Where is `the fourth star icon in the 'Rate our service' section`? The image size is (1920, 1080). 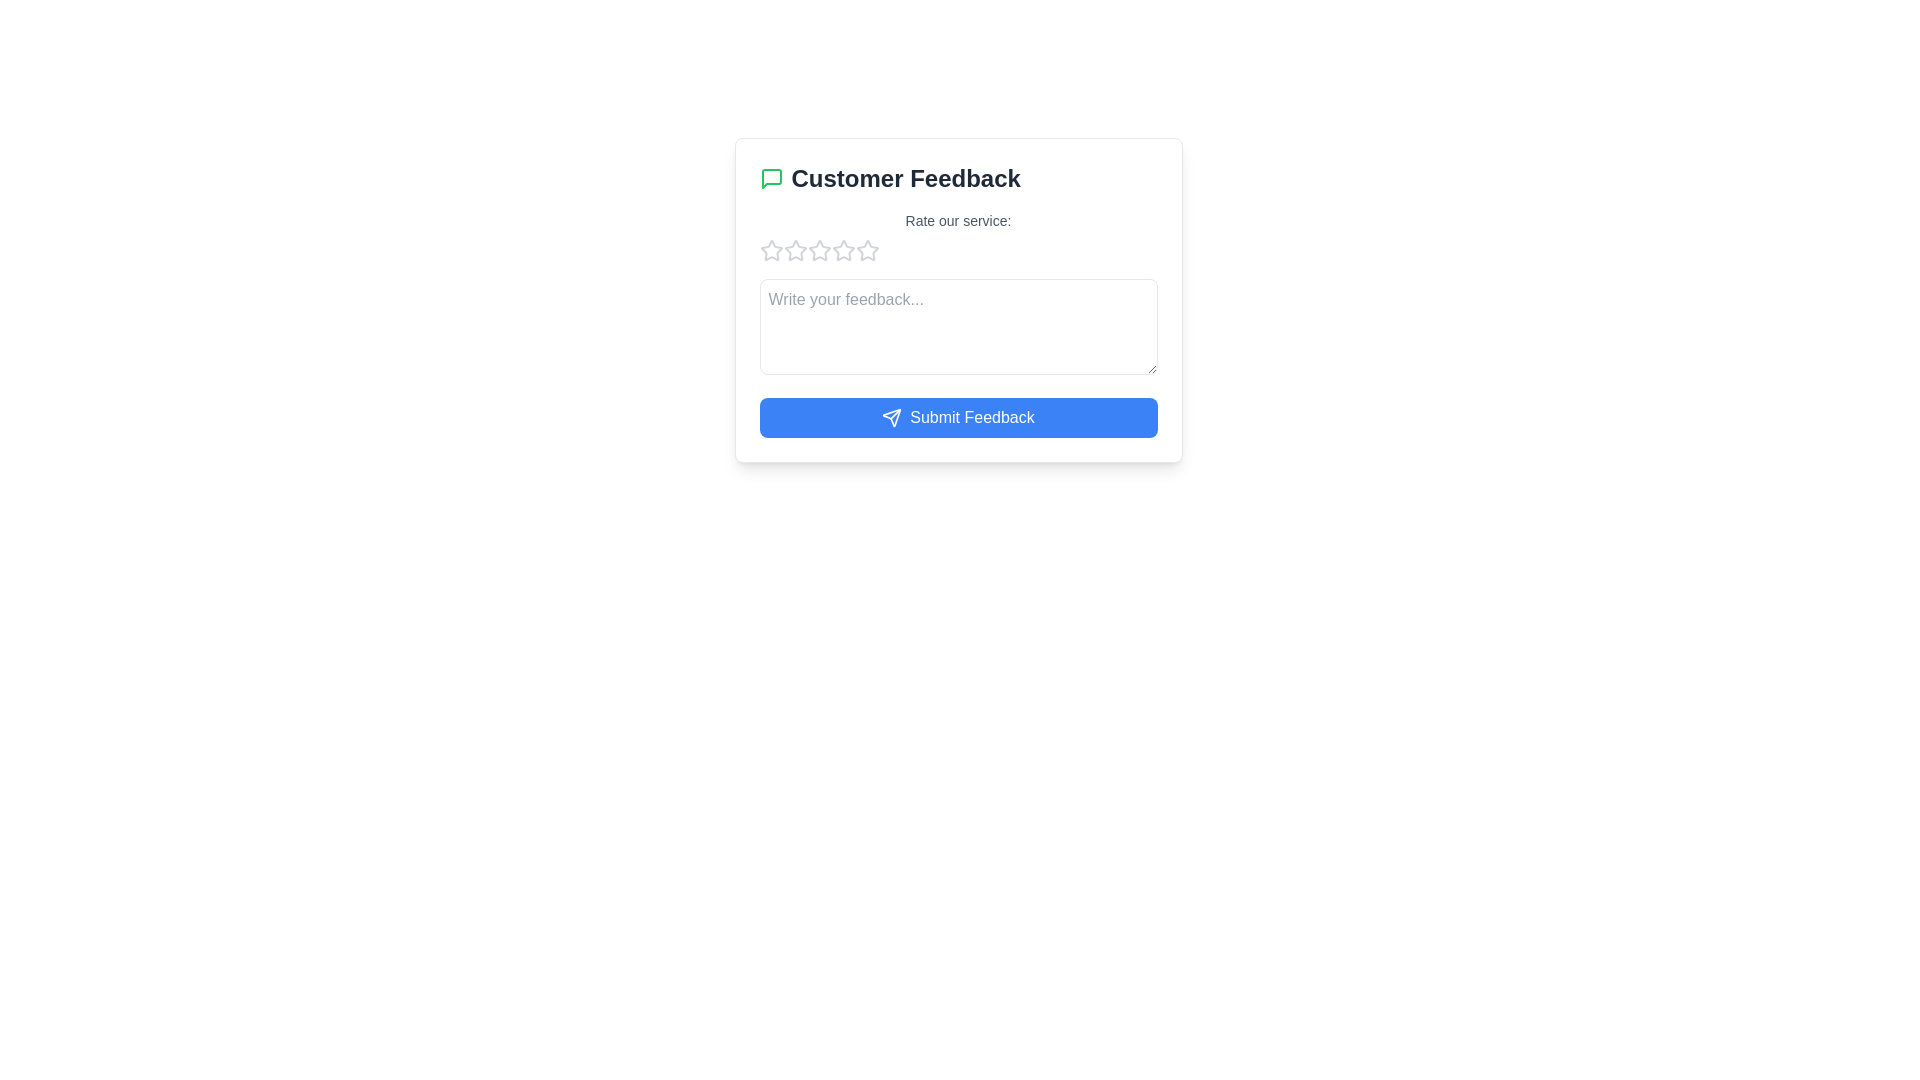
the fourth star icon in the 'Rate our service' section is located at coordinates (819, 249).